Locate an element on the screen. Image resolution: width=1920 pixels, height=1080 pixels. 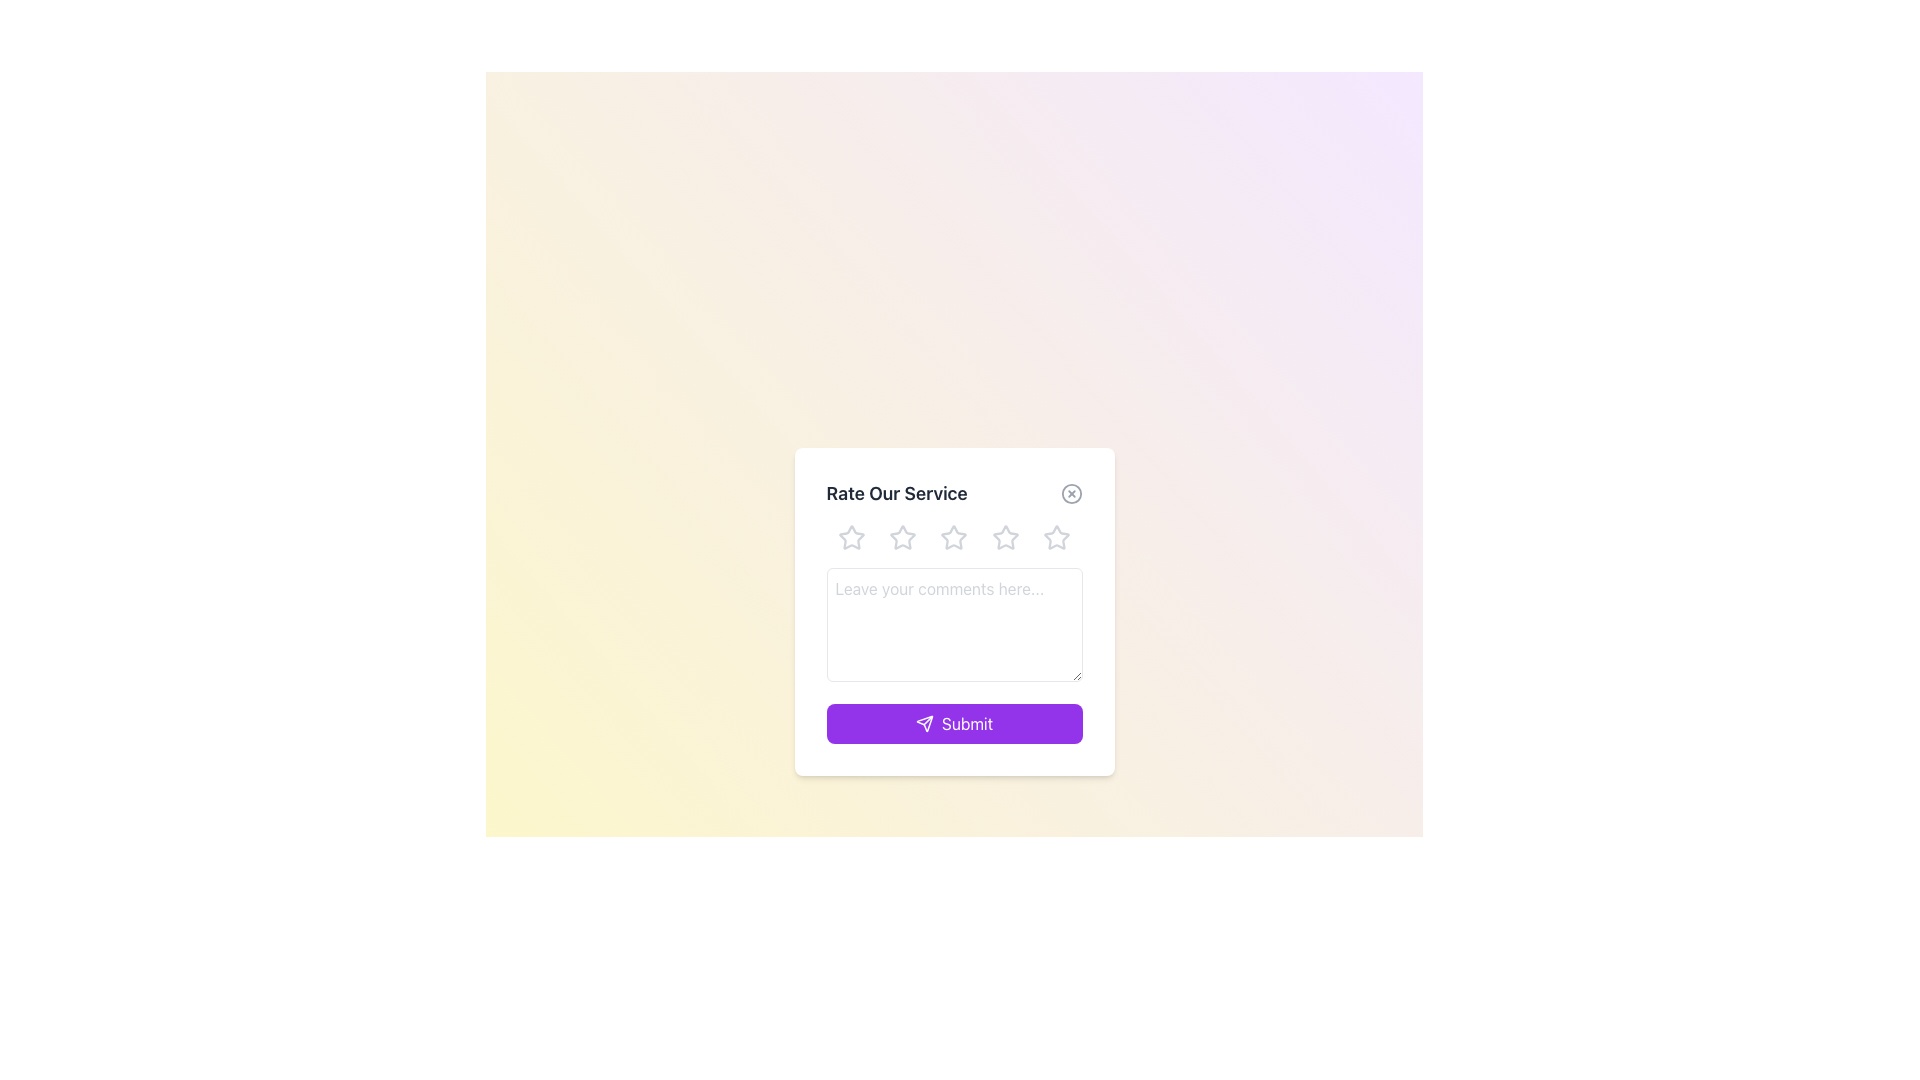
the third star icon in a horizontal row of five identical stars to trigger the hover effects is located at coordinates (953, 536).